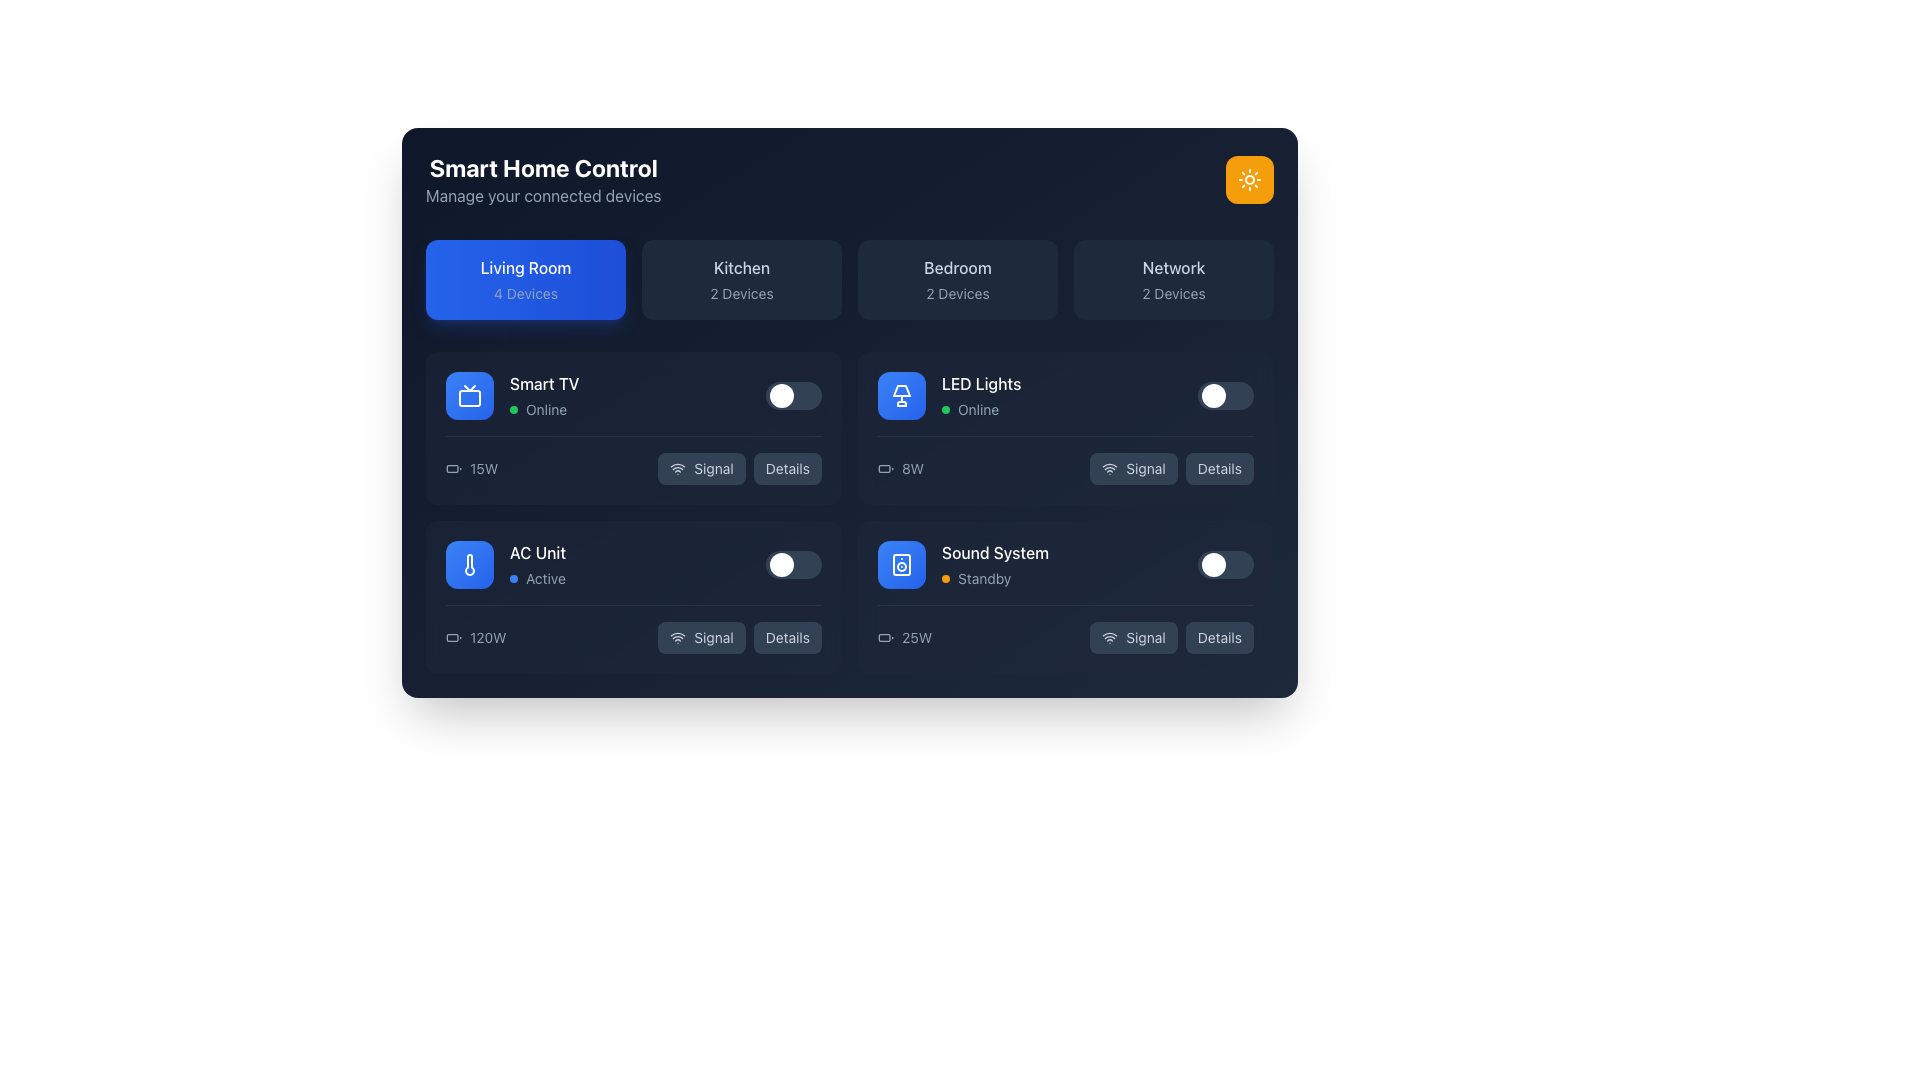 The height and width of the screenshot is (1080, 1920). I want to click on the text label indicating the status of the 'LED Lights' smart lighting device in the Living Room category to read its content, so click(981, 396).